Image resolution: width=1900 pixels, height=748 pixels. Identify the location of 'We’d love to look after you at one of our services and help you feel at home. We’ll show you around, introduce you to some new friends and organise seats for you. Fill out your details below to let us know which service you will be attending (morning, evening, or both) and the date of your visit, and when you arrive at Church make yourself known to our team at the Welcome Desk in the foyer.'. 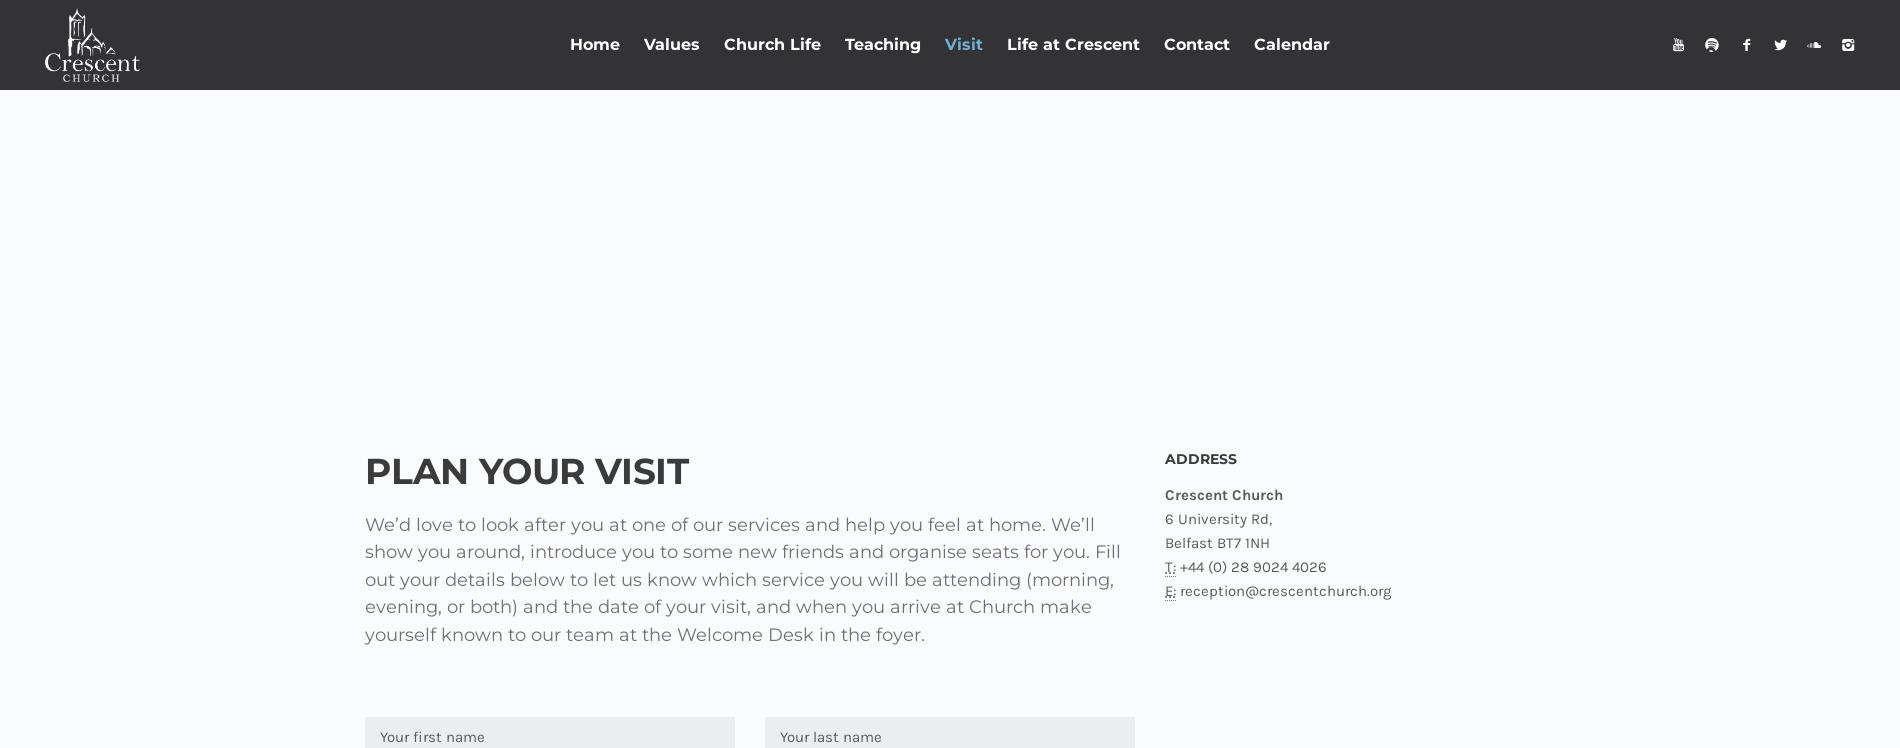
(742, 579).